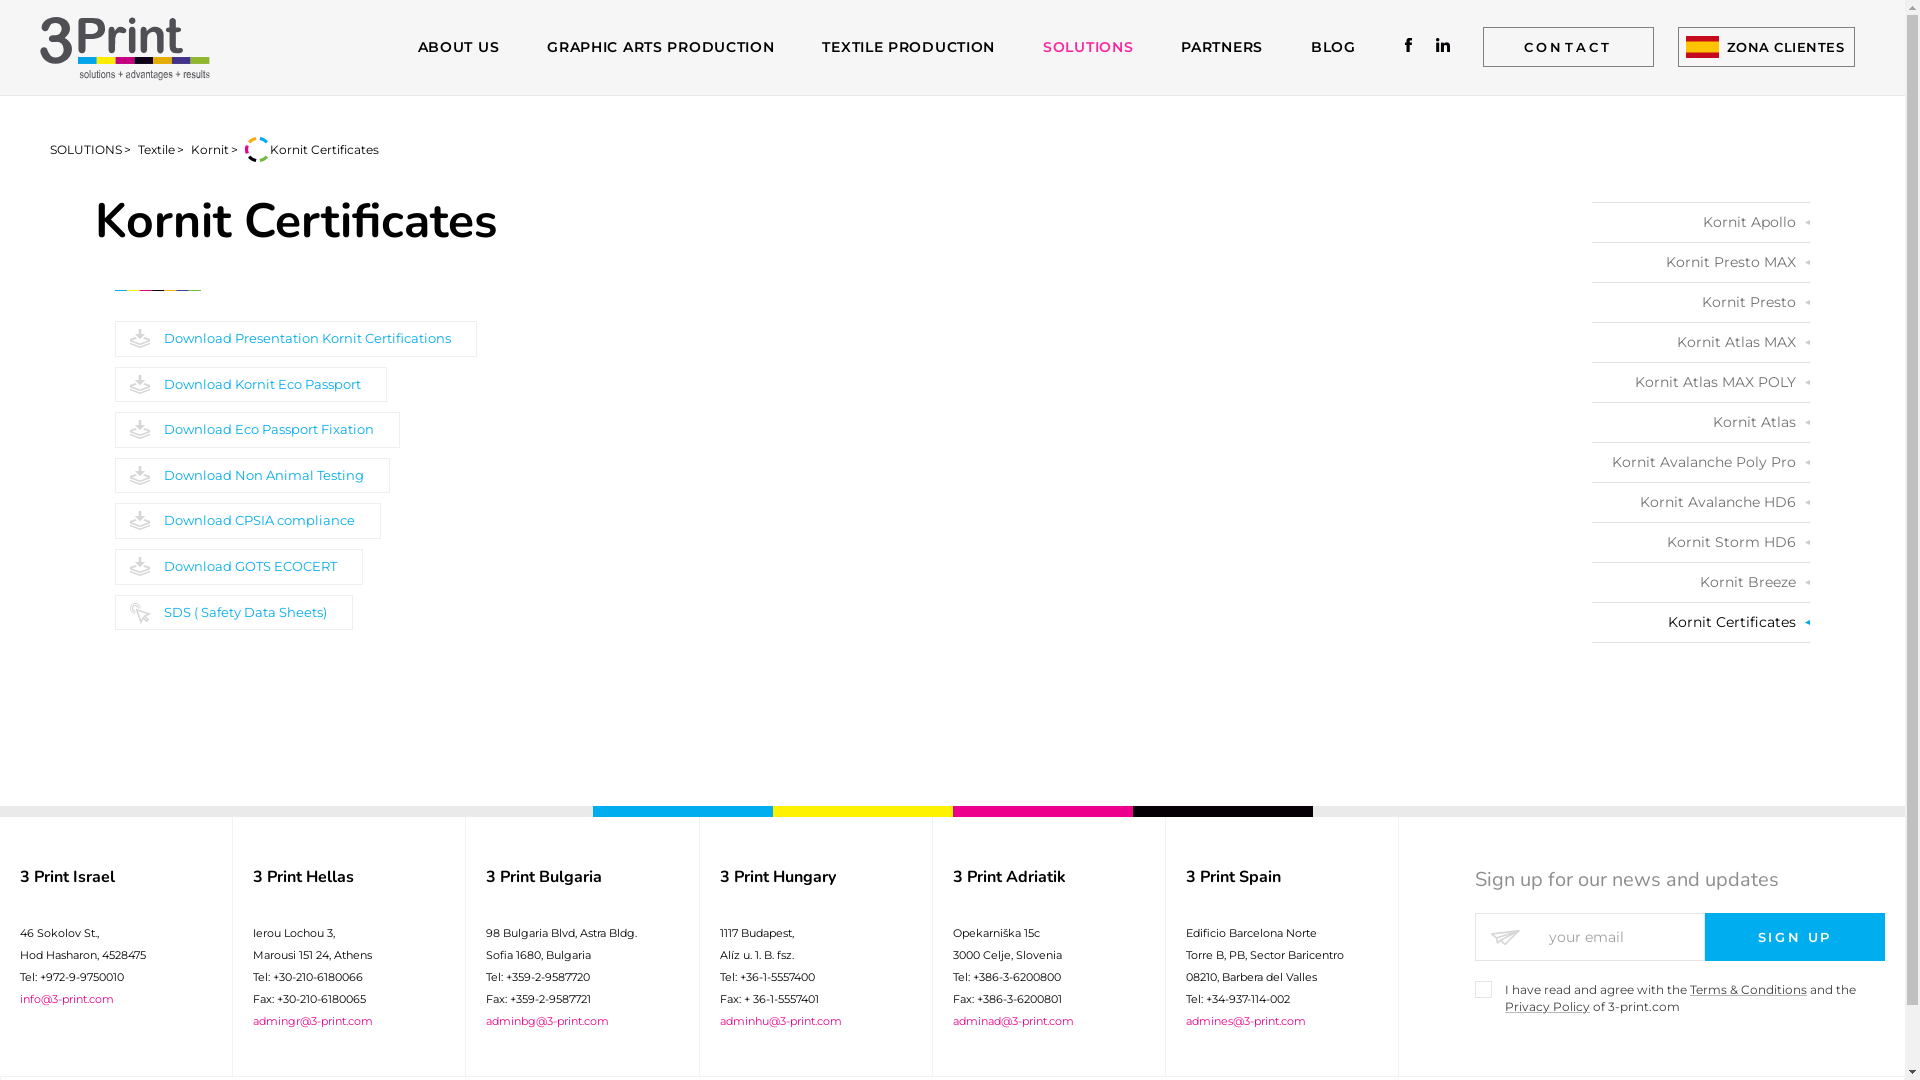  Describe the element at coordinates (1546, 1006) in the screenshot. I see `'Privacy Policy'` at that location.